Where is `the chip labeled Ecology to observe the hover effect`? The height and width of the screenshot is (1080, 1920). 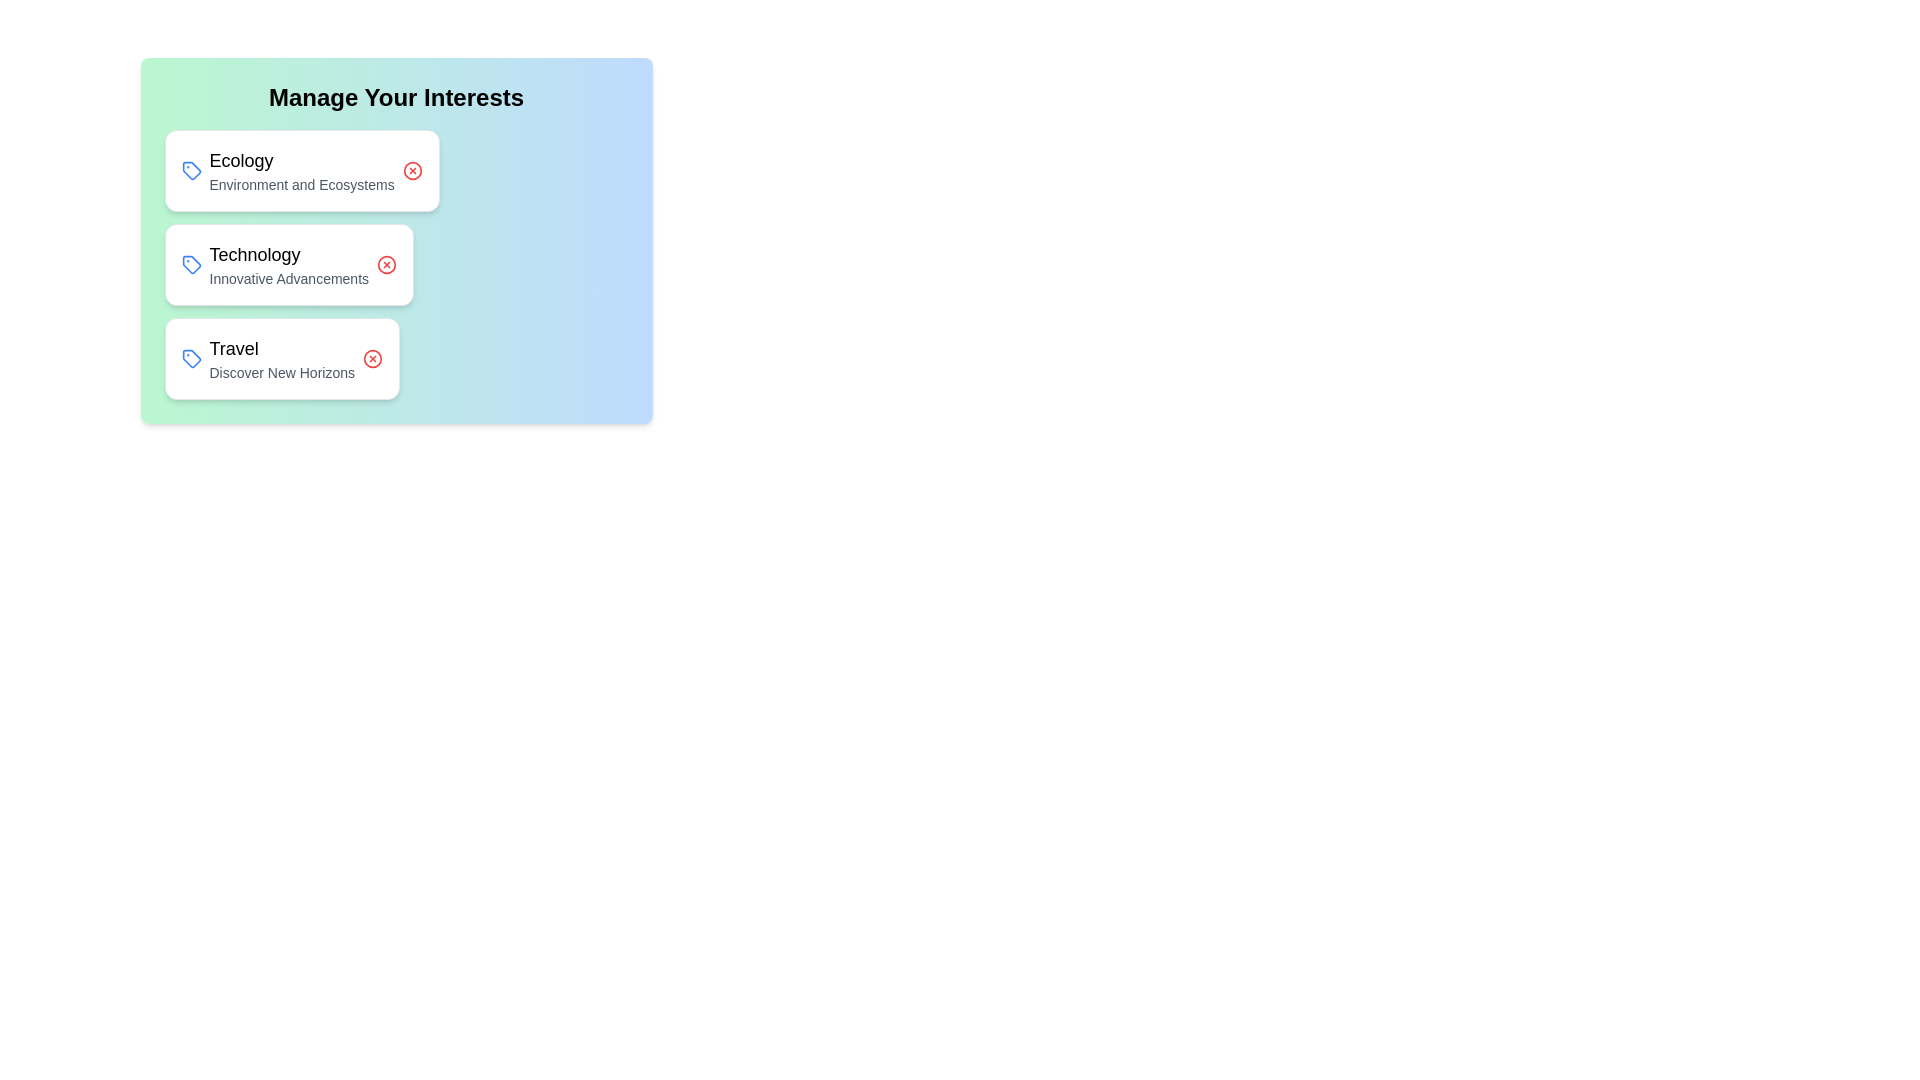 the chip labeled Ecology to observe the hover effect is located at coordinates (301, 169).